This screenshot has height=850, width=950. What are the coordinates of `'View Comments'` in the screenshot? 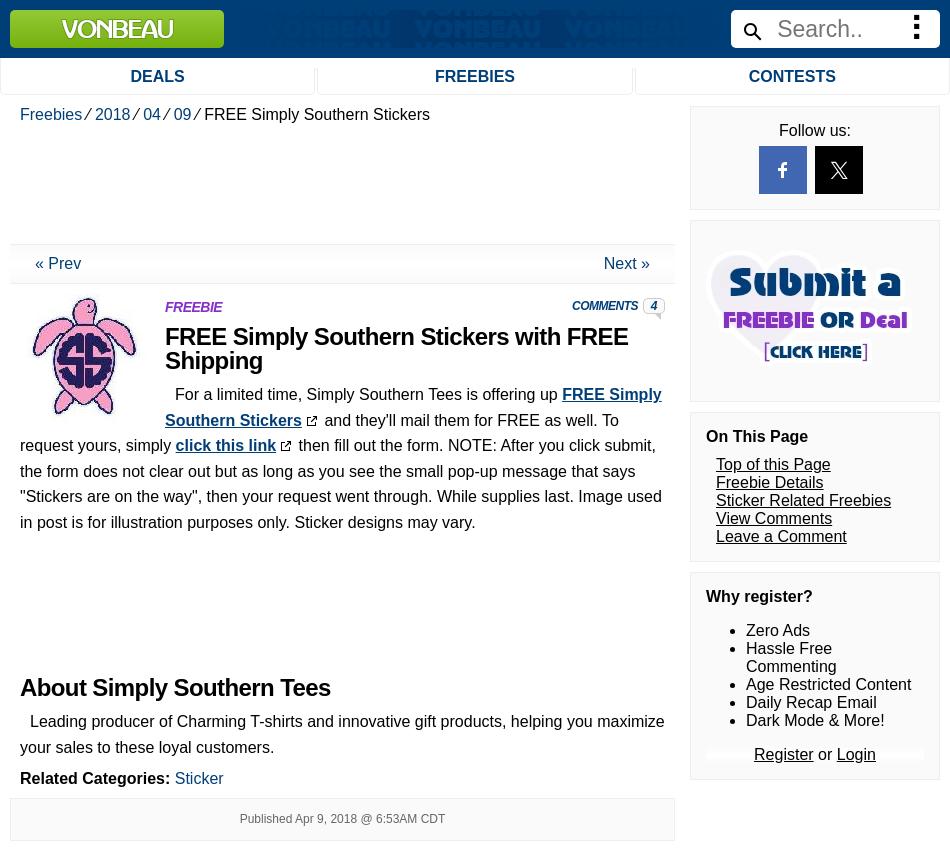 It's located at (772, 17).